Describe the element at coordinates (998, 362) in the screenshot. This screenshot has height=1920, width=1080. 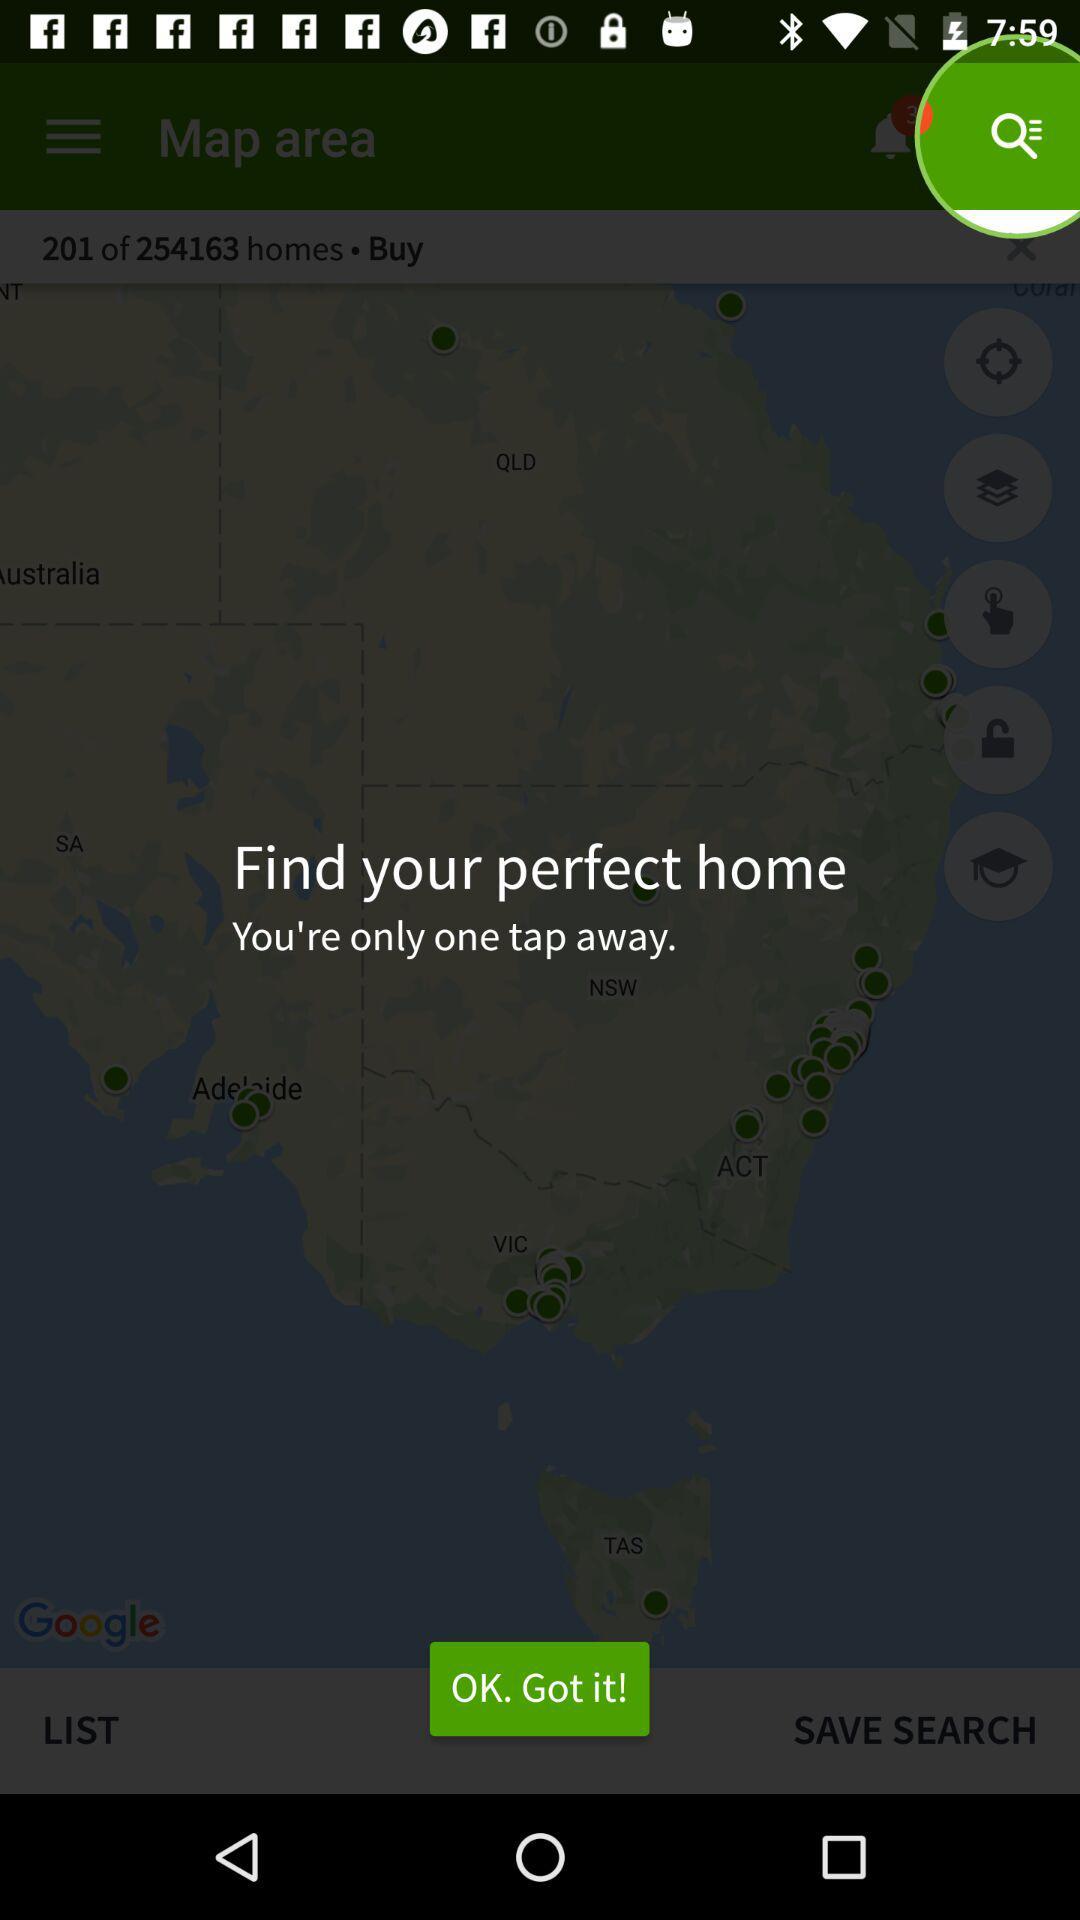
I see `icon below 201 of 254163` at that location.